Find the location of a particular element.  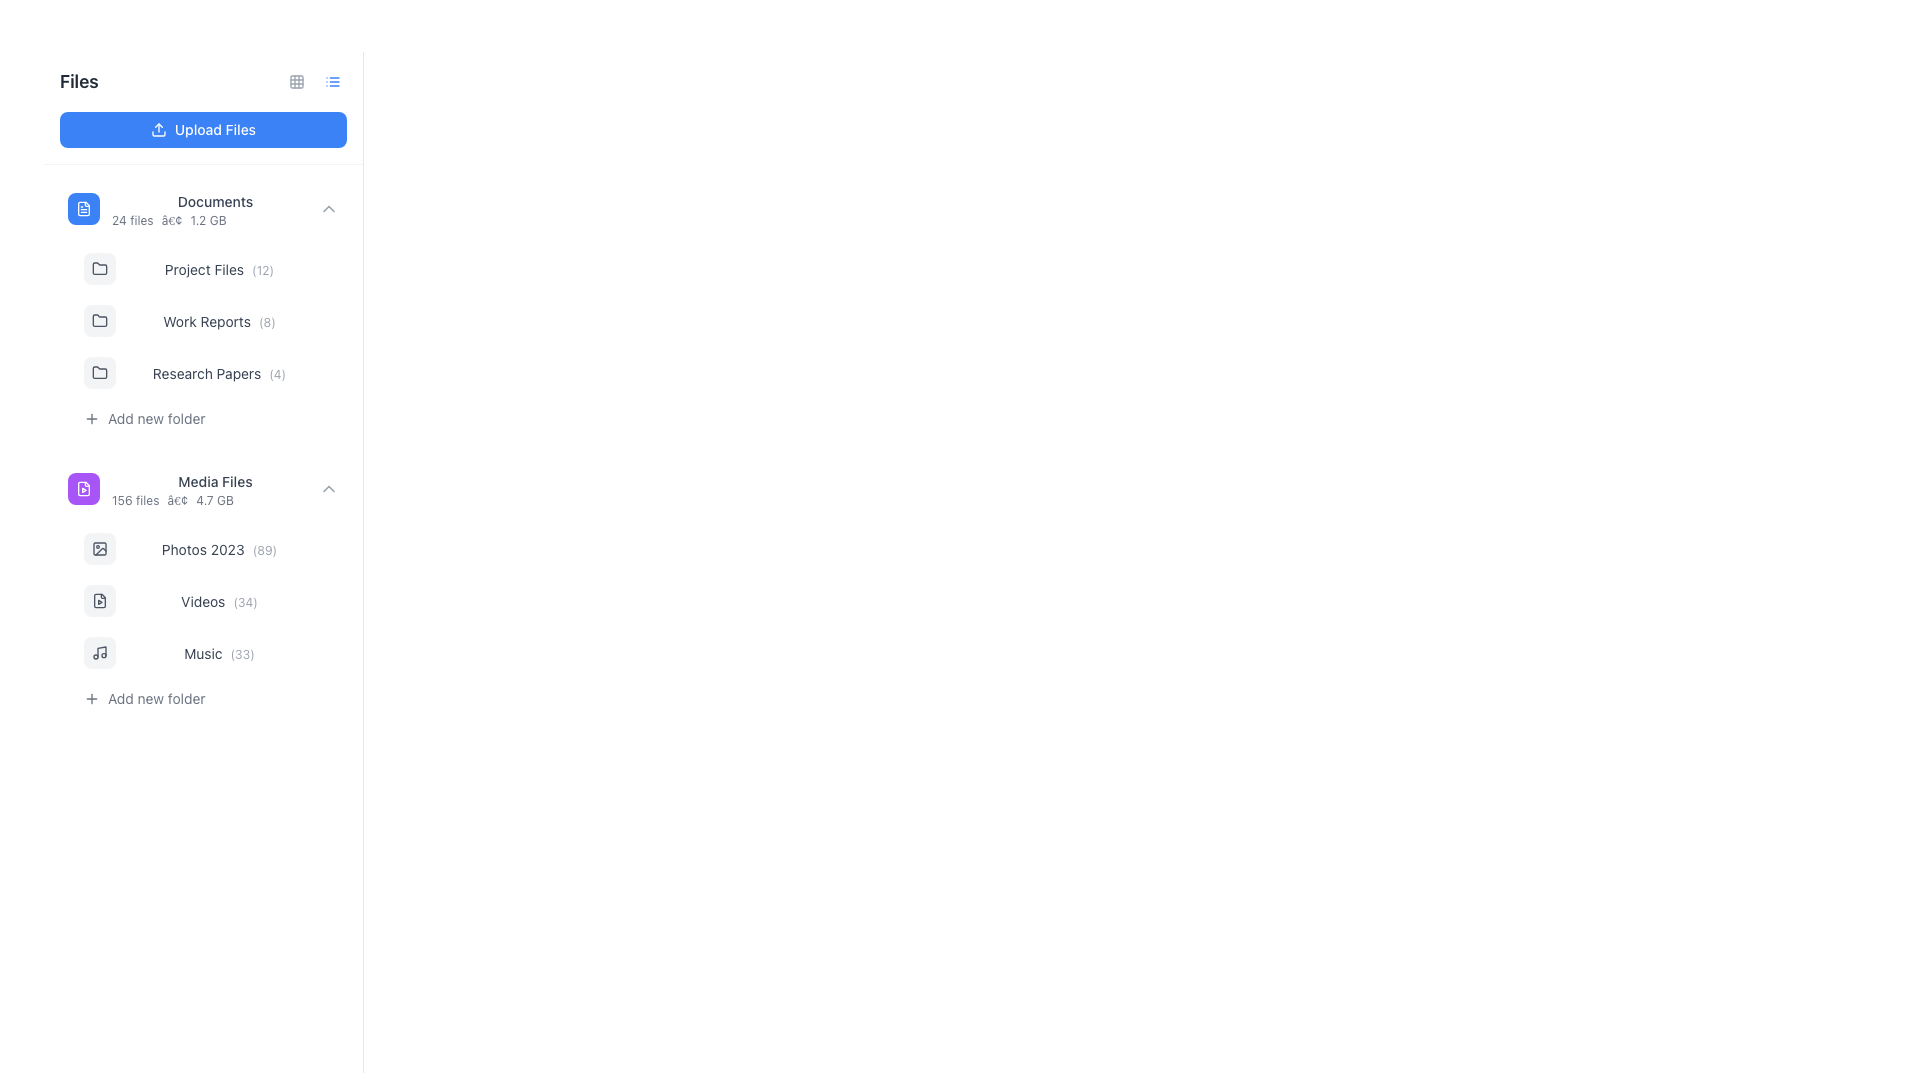

the upload files icon located near the left-center inside the blue 'Upload Files' button in the upper part of the sidebar is located at coordinates (157, 130).